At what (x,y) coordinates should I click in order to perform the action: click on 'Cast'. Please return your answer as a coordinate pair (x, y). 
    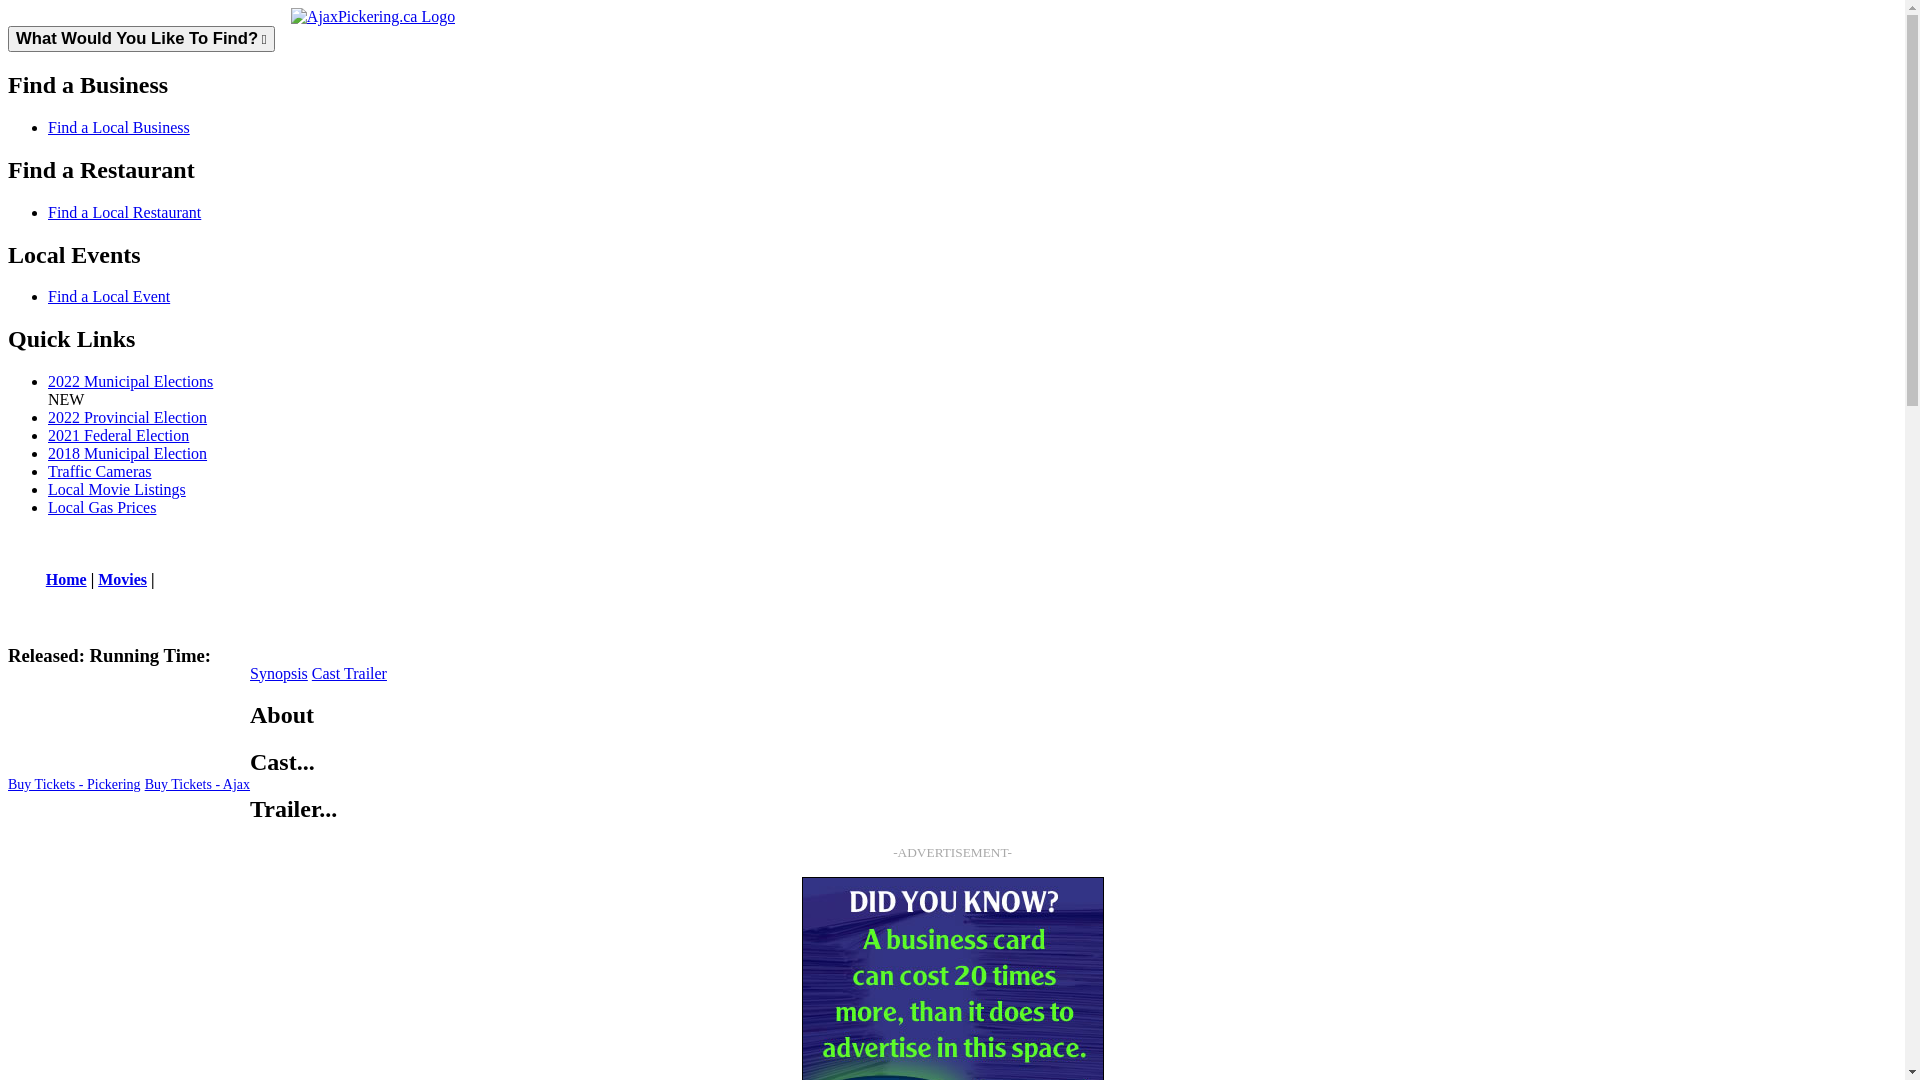
    Looking at the image, I should click on (327, 673).